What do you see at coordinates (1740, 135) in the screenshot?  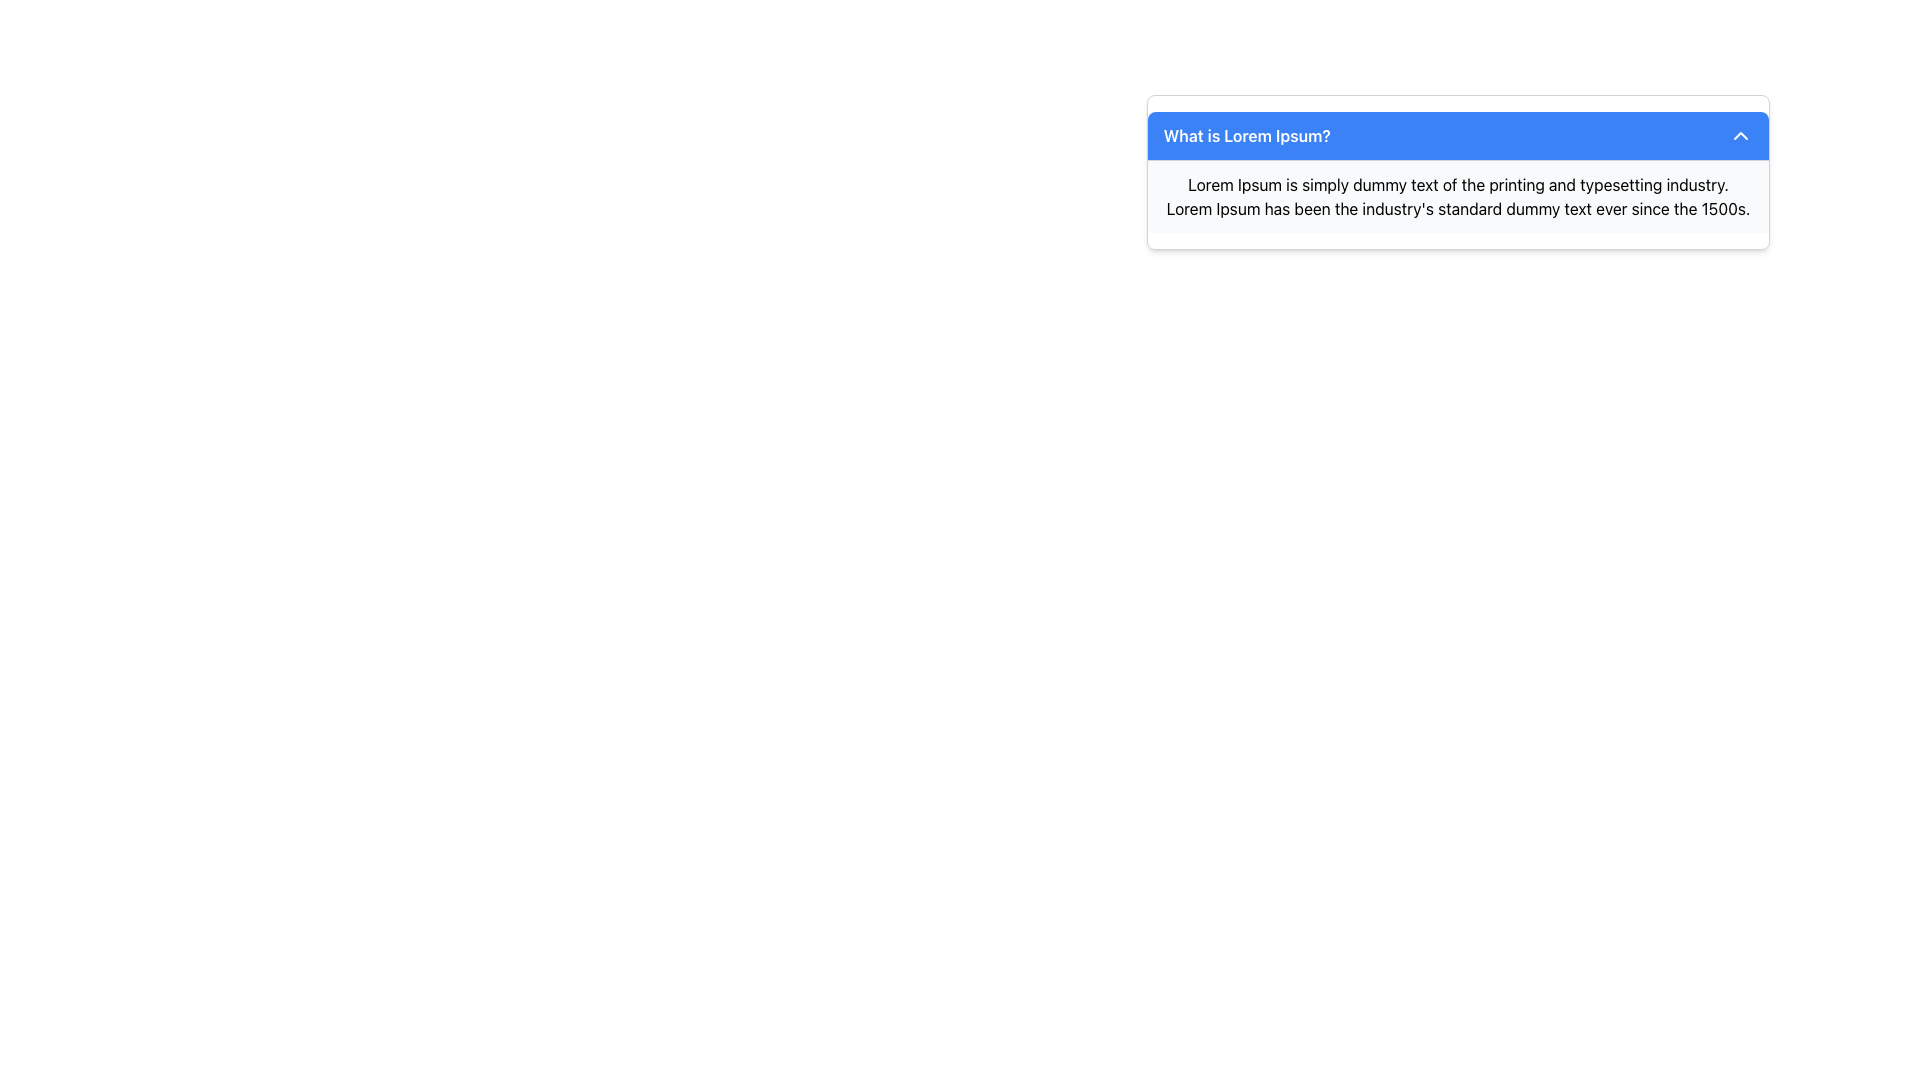 I see `the toggle icon located in the upper-right corner of the blue header bar next to the text 'What is Lorem Ipsum?' to collapse or expand the content of the information box` at bounding box center [1740, 135].